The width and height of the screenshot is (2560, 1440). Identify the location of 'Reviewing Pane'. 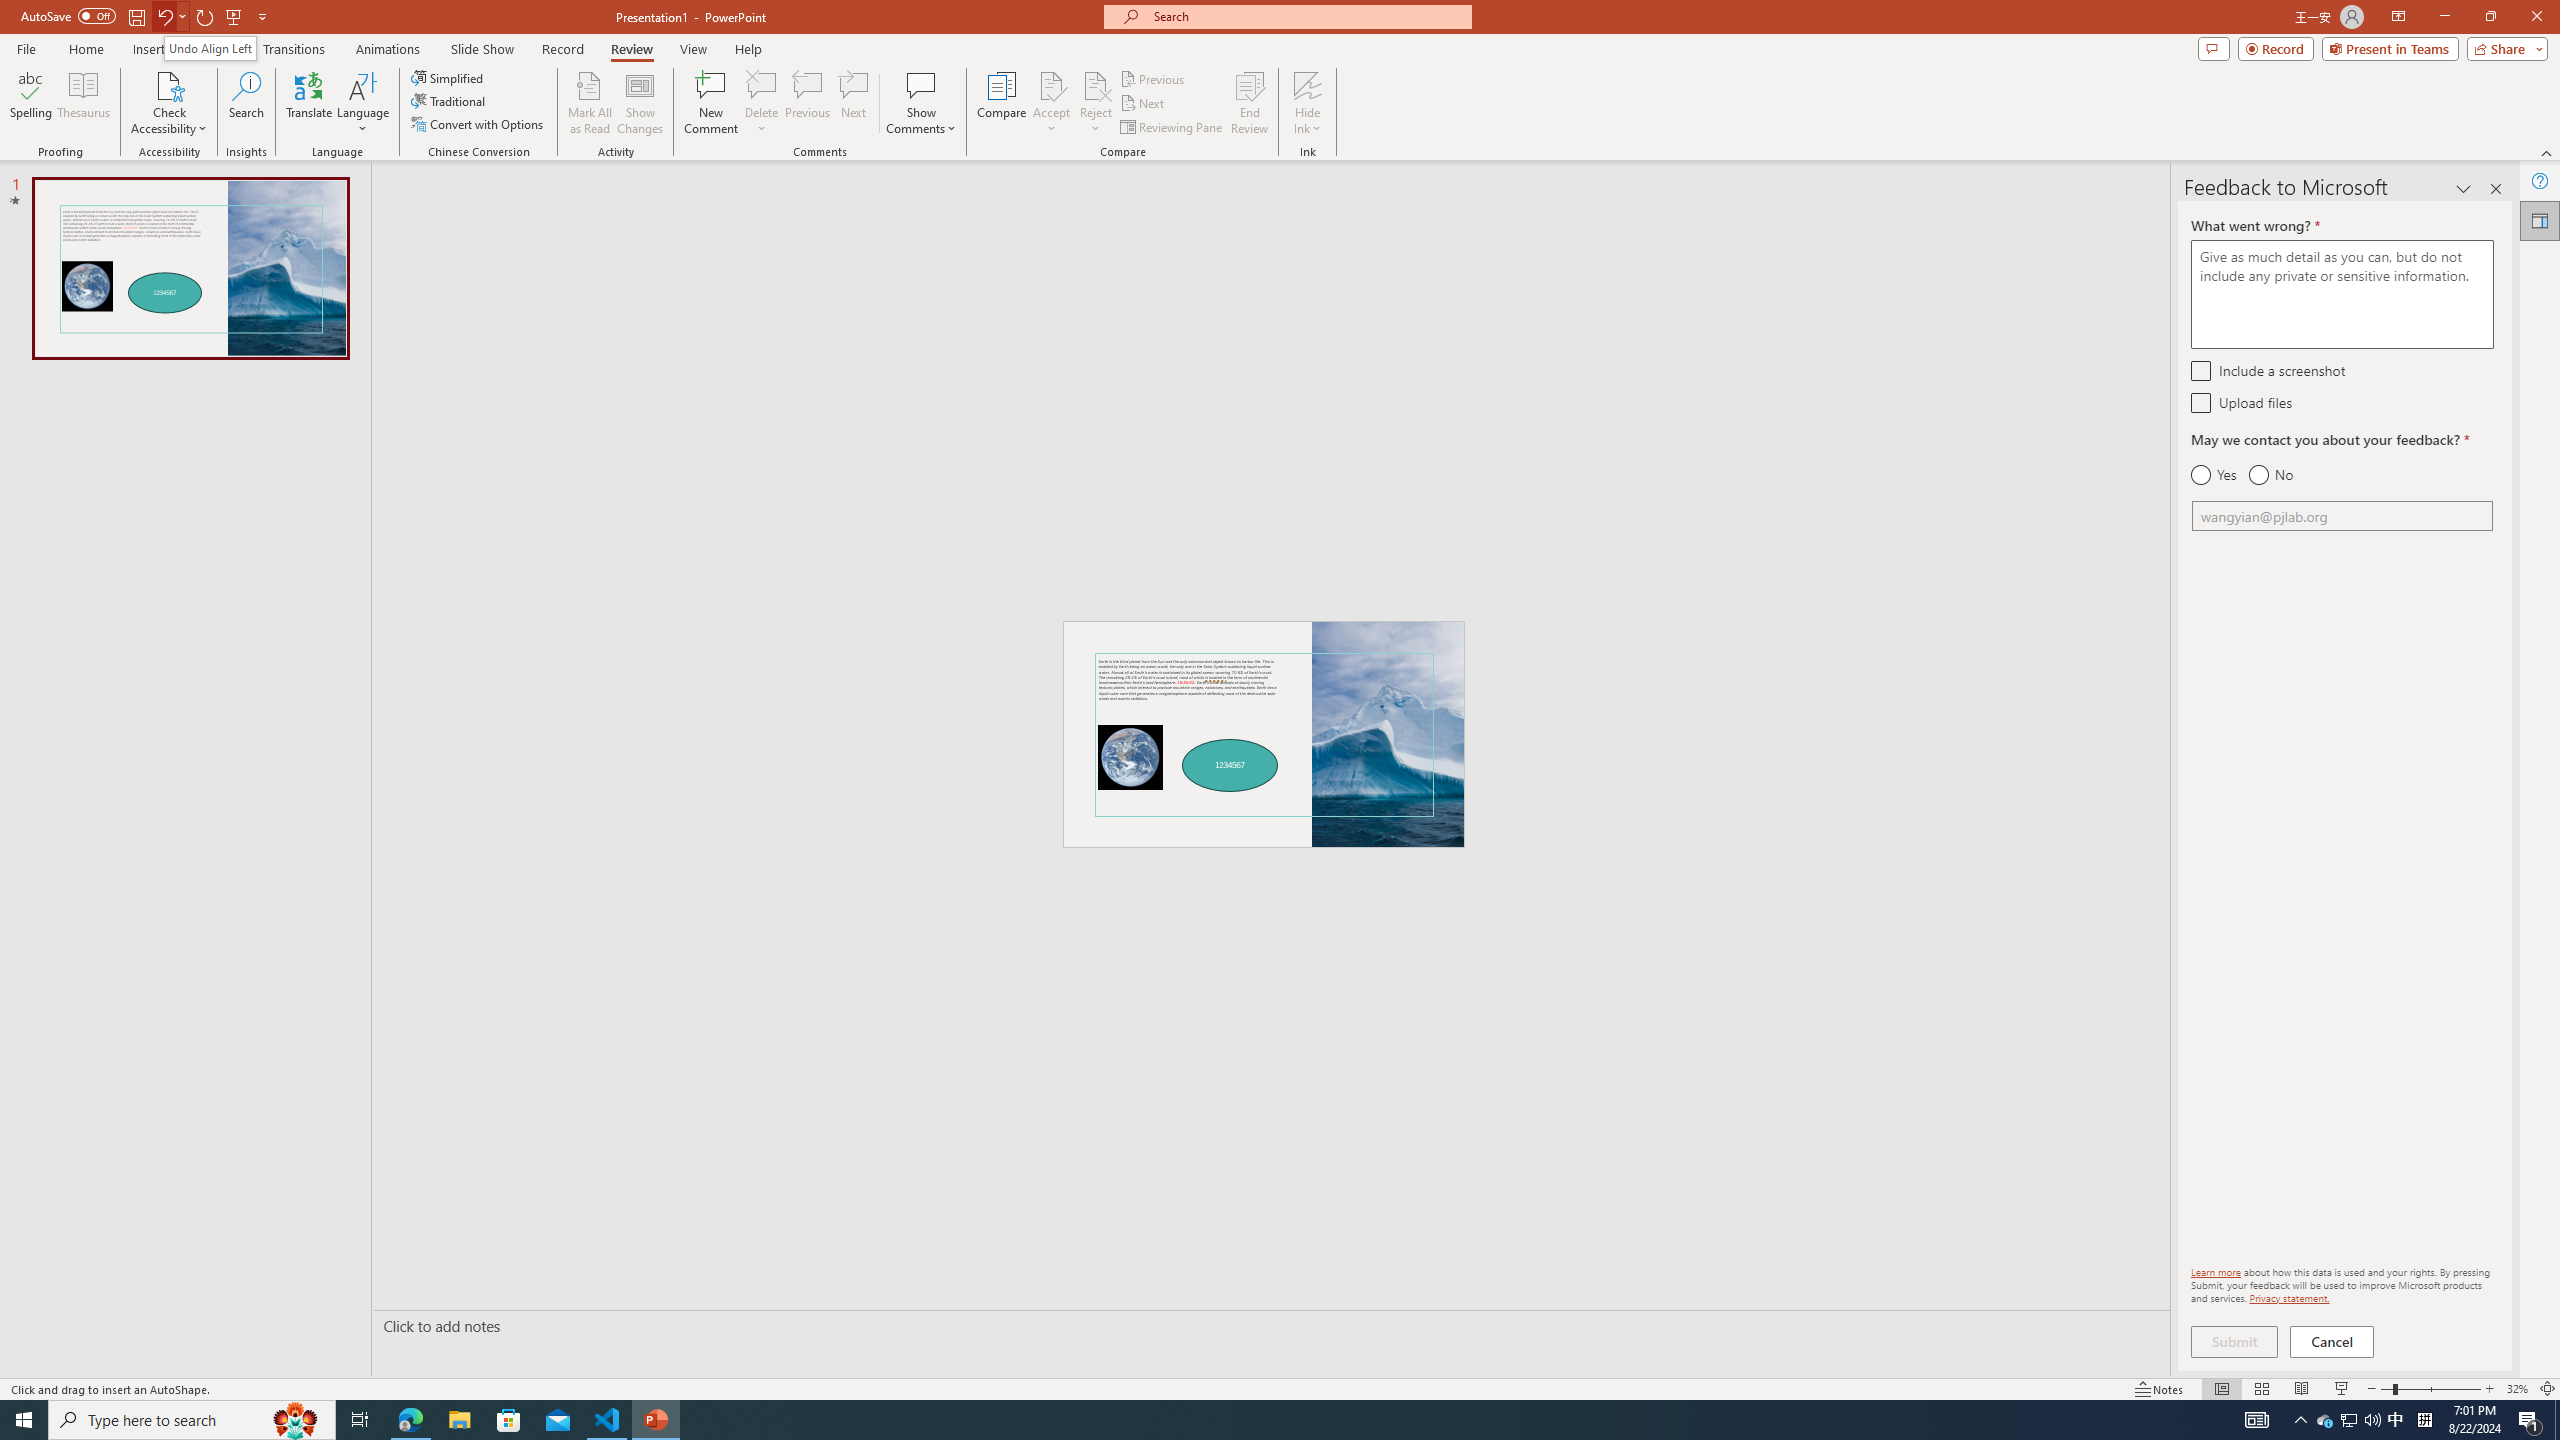
(1171, 127).